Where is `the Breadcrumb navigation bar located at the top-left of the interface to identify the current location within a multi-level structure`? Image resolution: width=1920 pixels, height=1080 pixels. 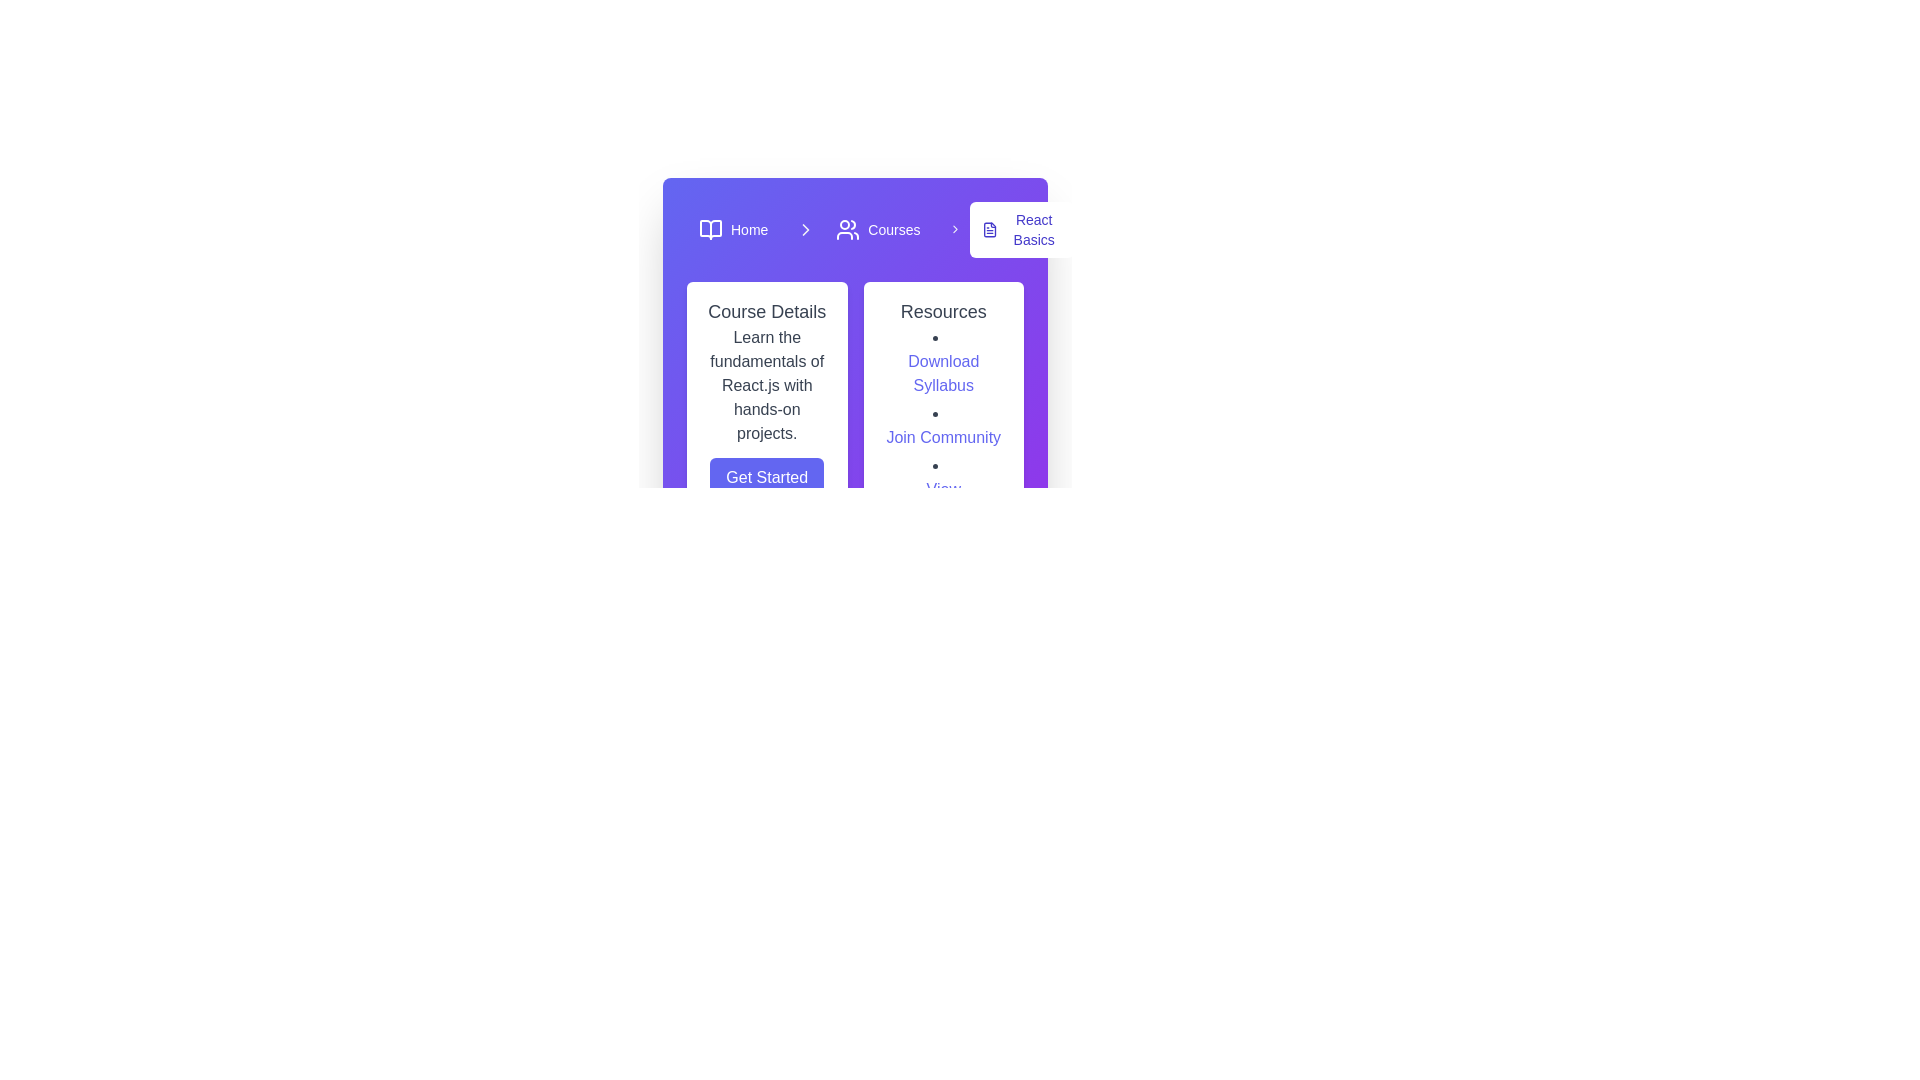
the Breadcrumb navigation bar located at the top-left of the interface to identify the current location within a multi-level structure is located at coordinates (855, 229).